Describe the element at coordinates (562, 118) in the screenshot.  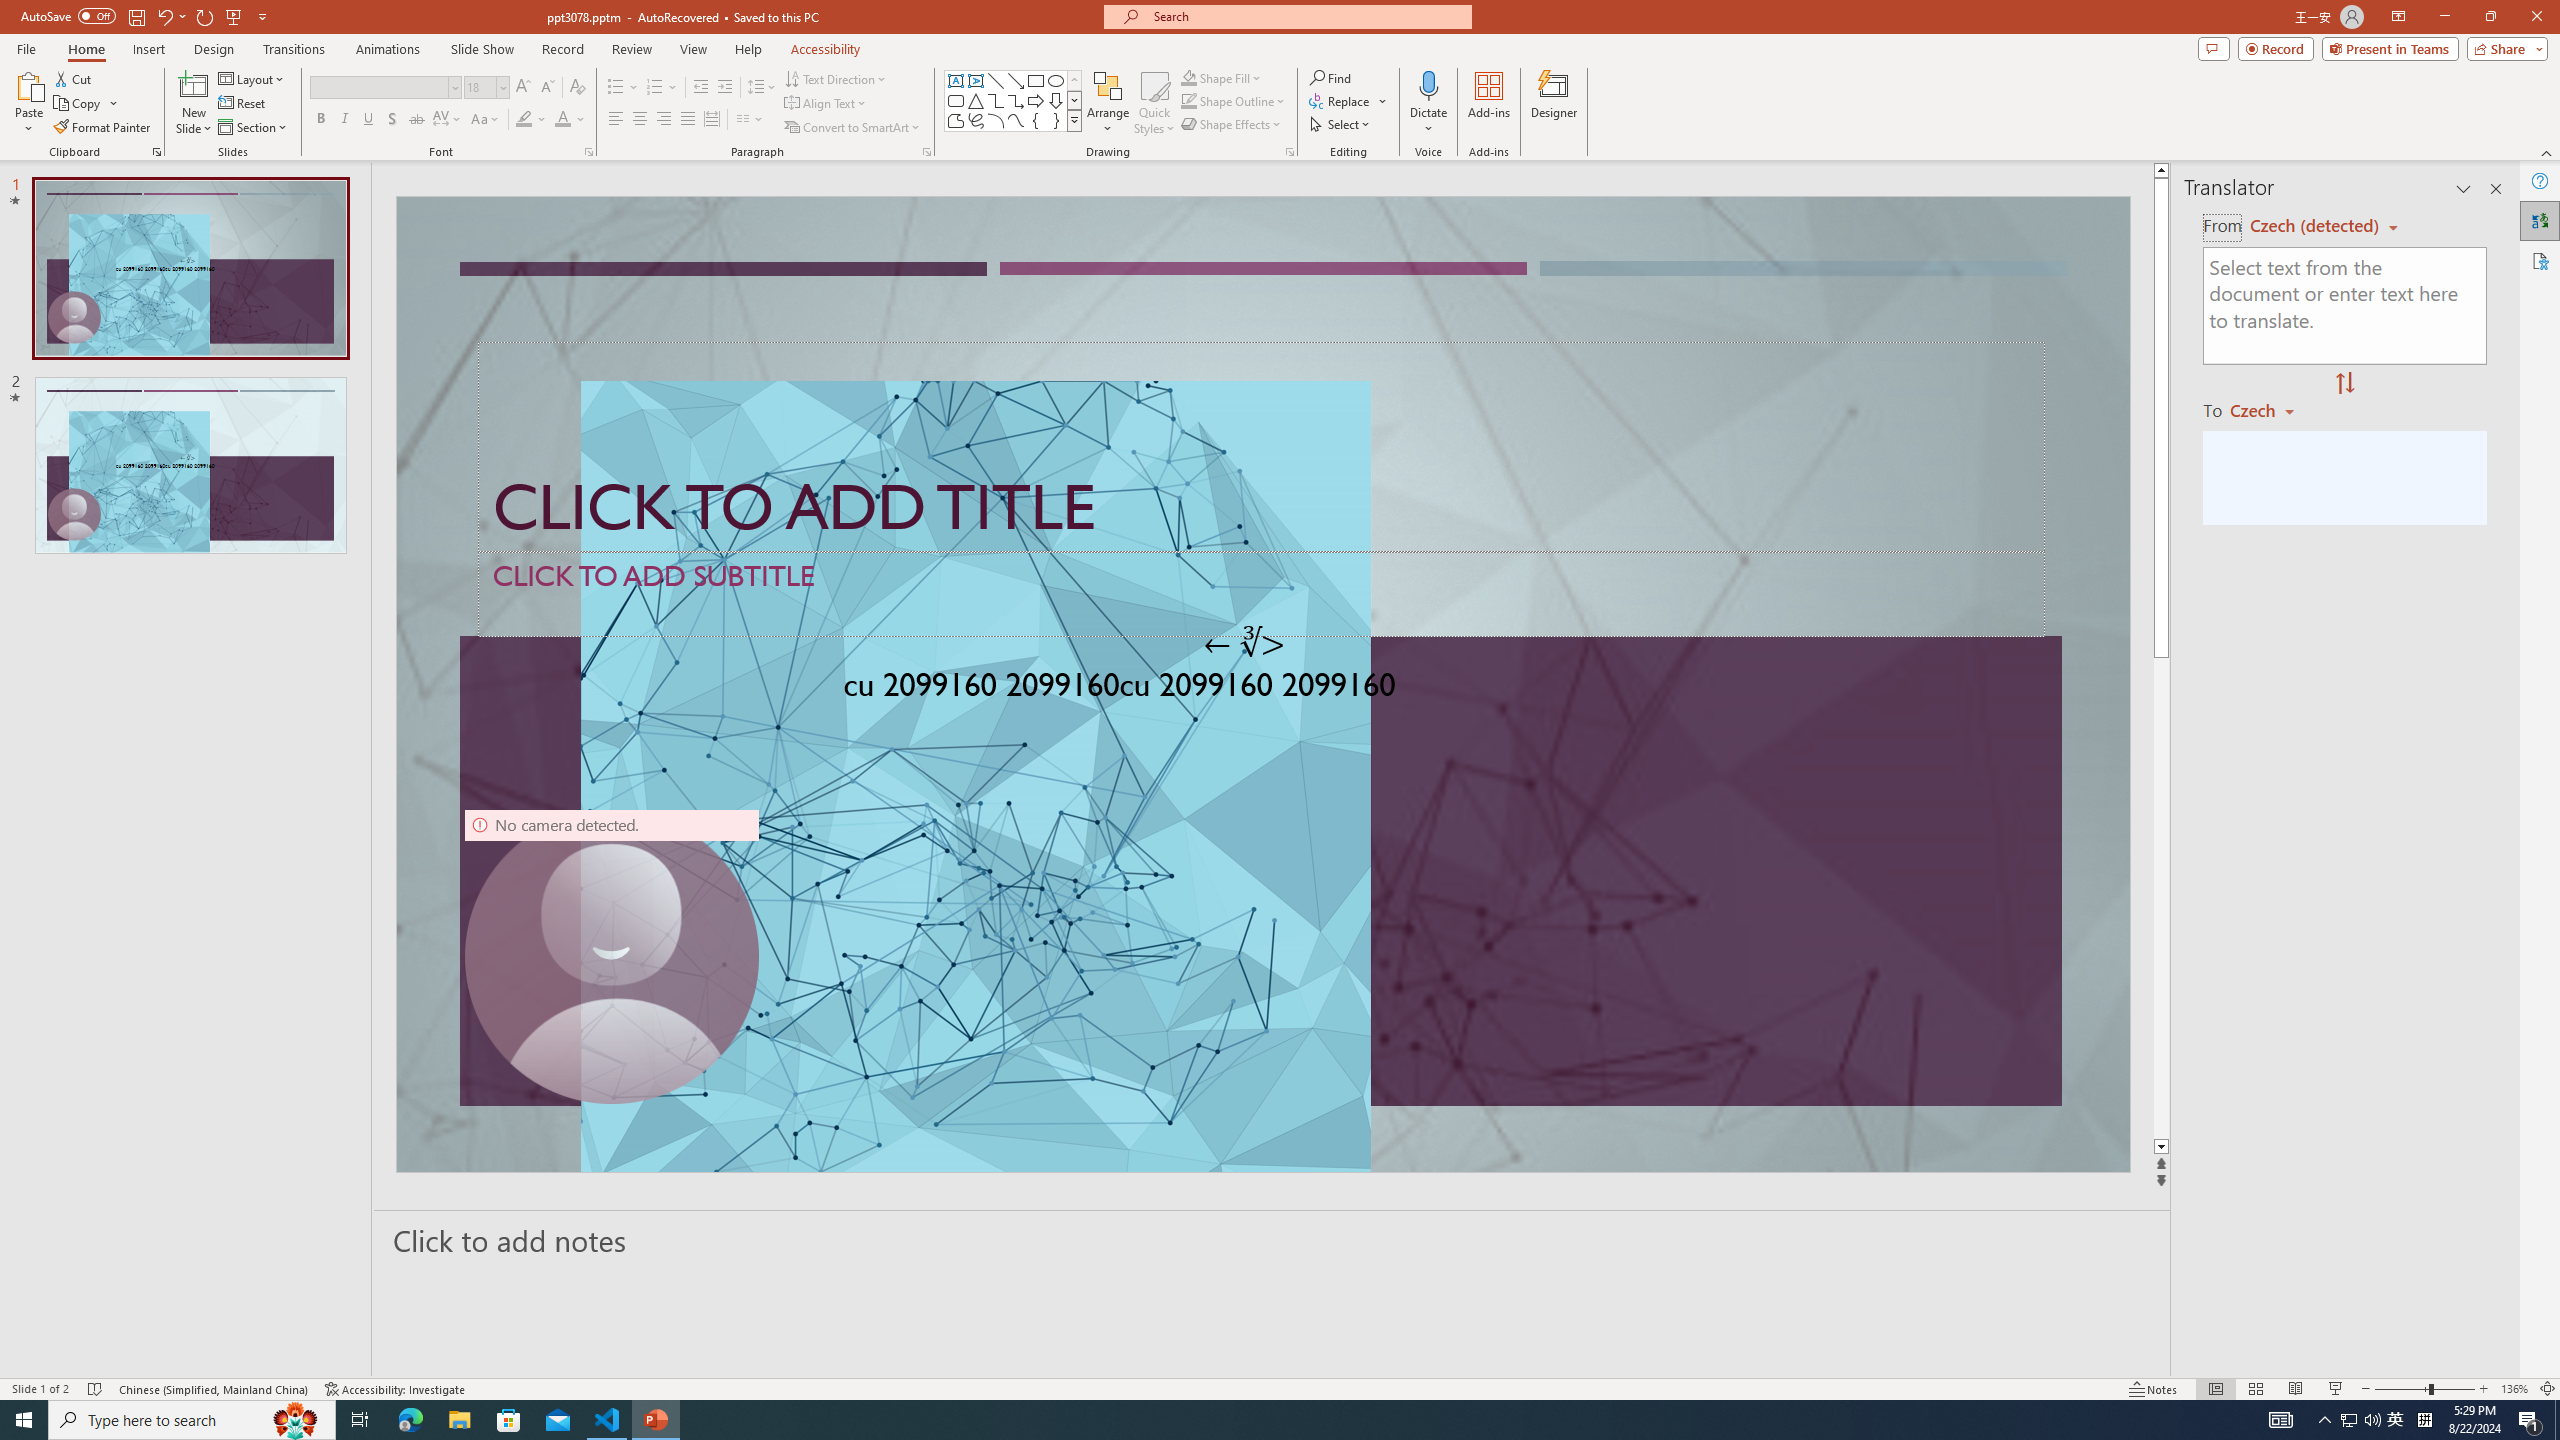
I see `'Font Color Red'` at that location.